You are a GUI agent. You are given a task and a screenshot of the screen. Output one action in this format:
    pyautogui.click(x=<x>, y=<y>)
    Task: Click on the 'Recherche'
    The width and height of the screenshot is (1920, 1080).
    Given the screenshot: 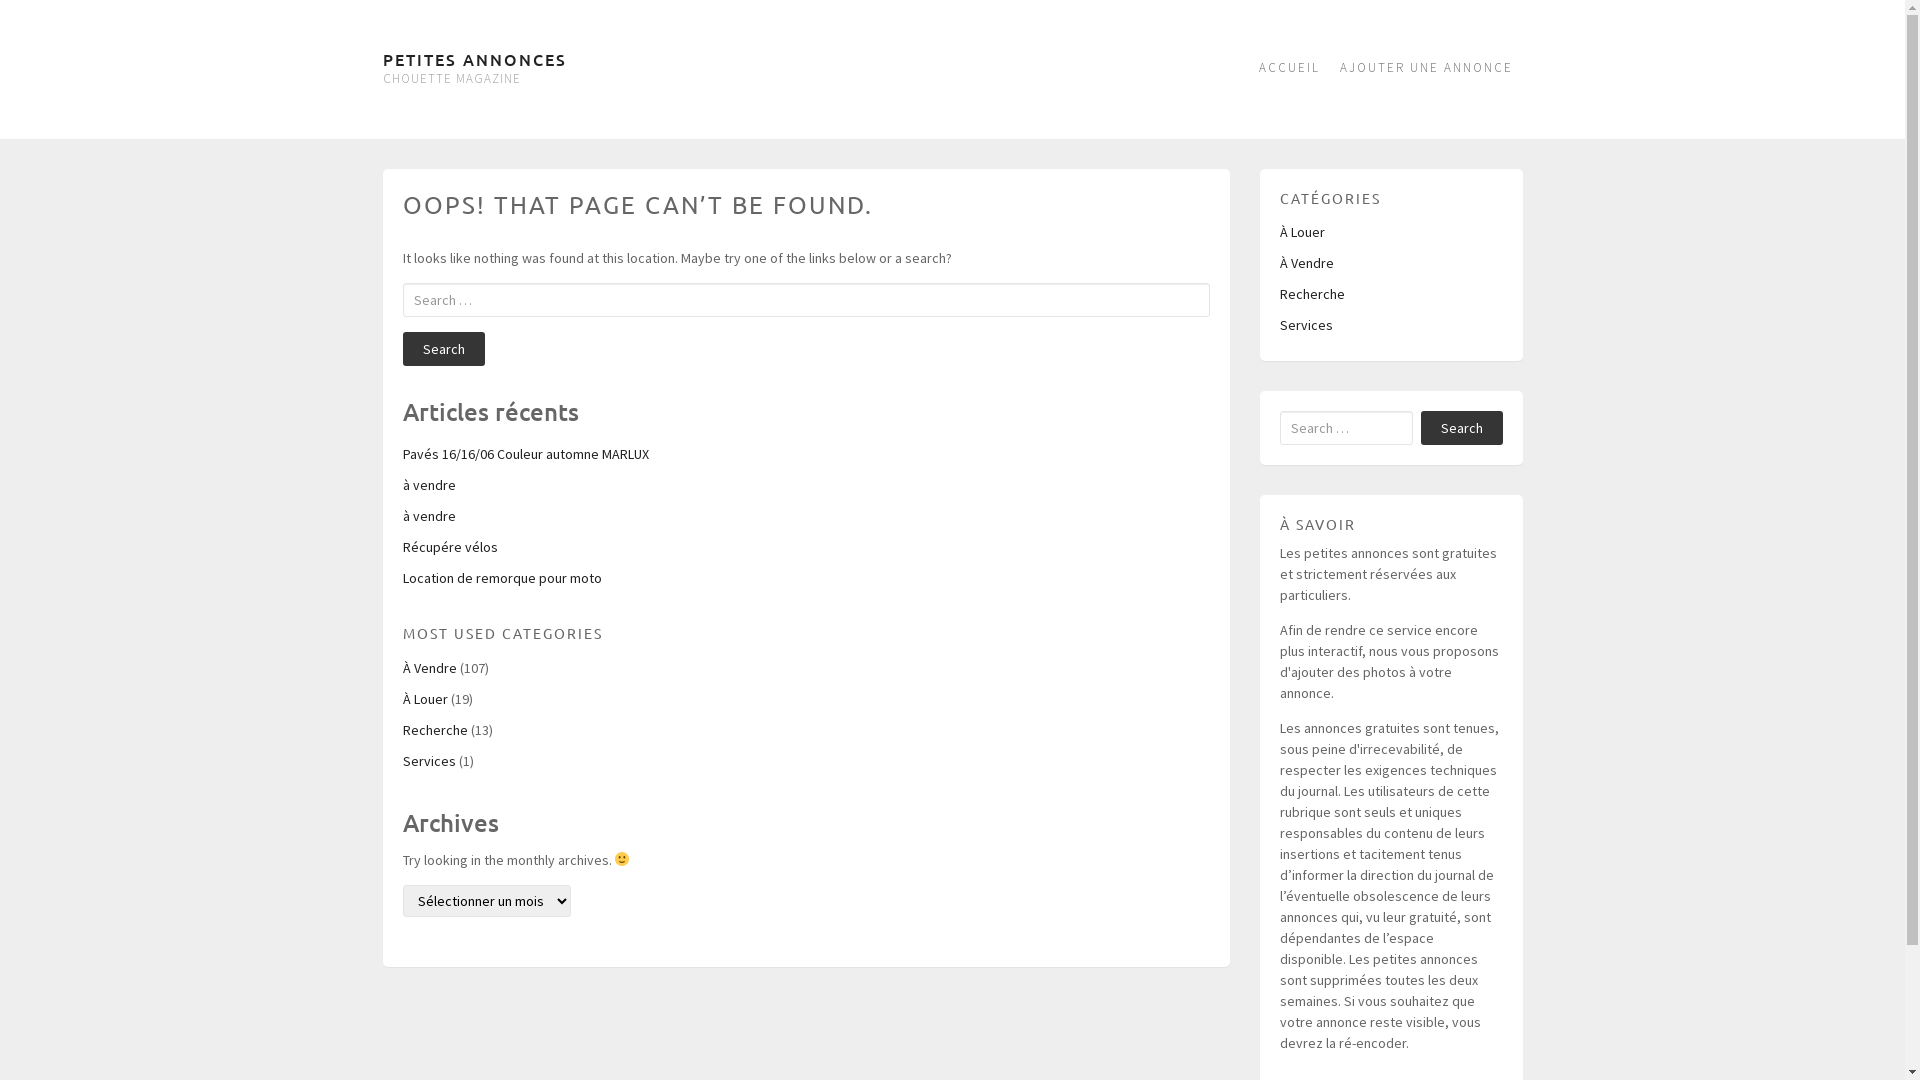 What is the action you would take?
    pyautogui.click(x=1312, y=293)
    